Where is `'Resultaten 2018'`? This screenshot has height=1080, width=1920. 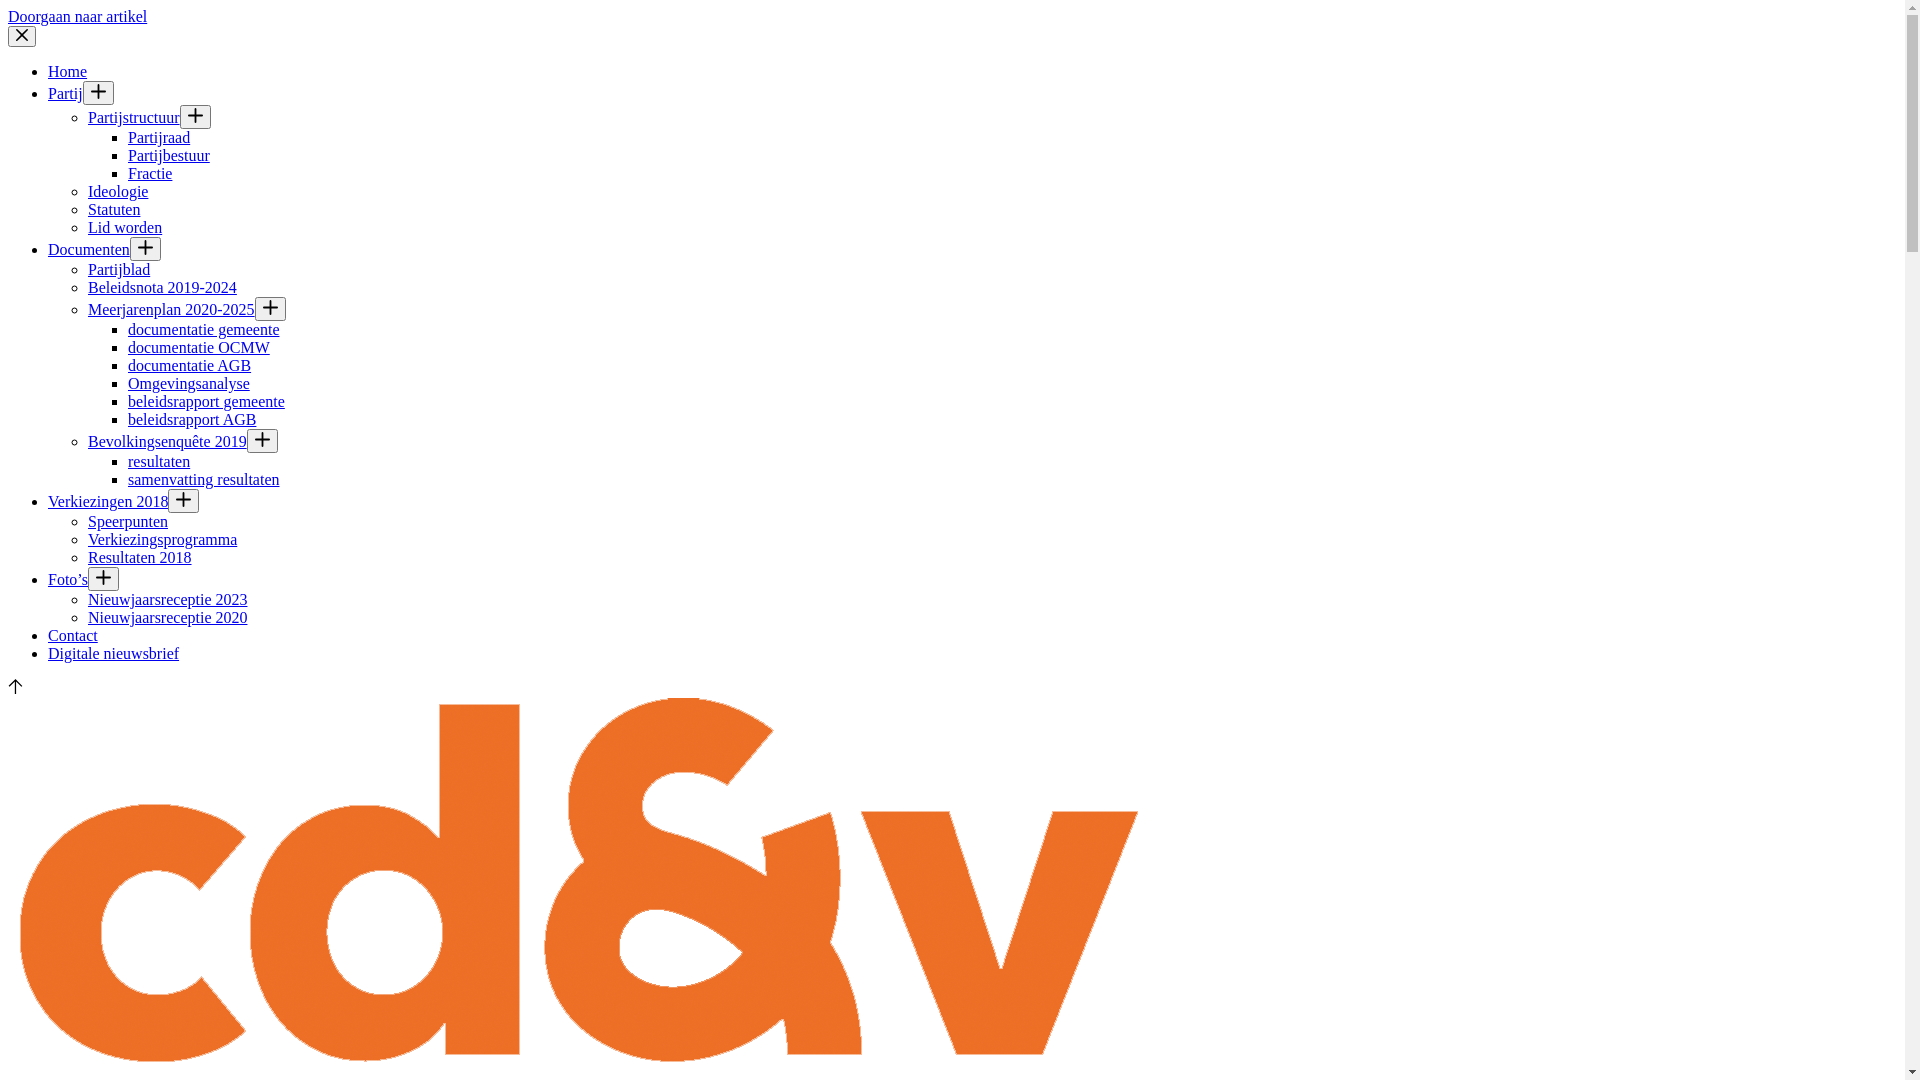
'Resultaten 2018' is located at coordinates (138, 557).